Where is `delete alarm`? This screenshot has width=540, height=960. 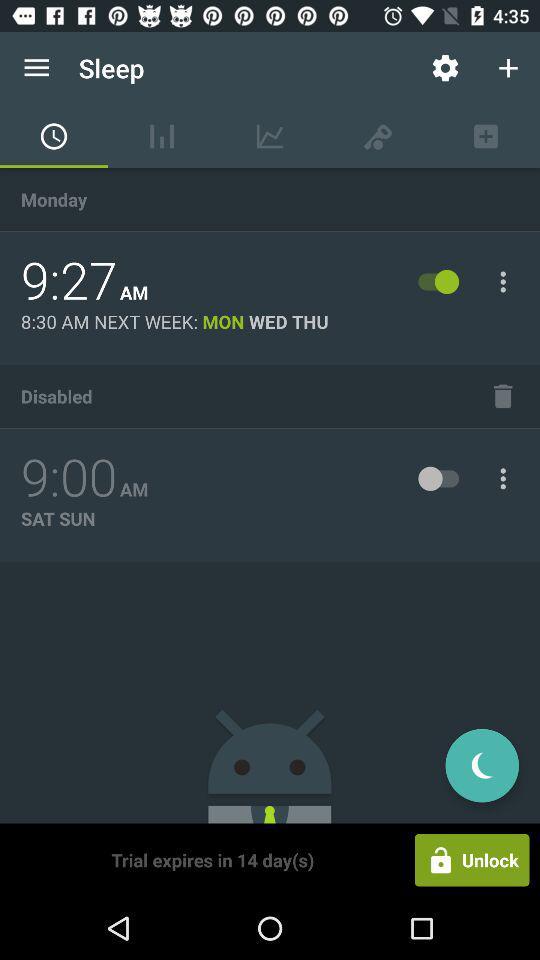
delete alarm is located at coordinates (502, 395).